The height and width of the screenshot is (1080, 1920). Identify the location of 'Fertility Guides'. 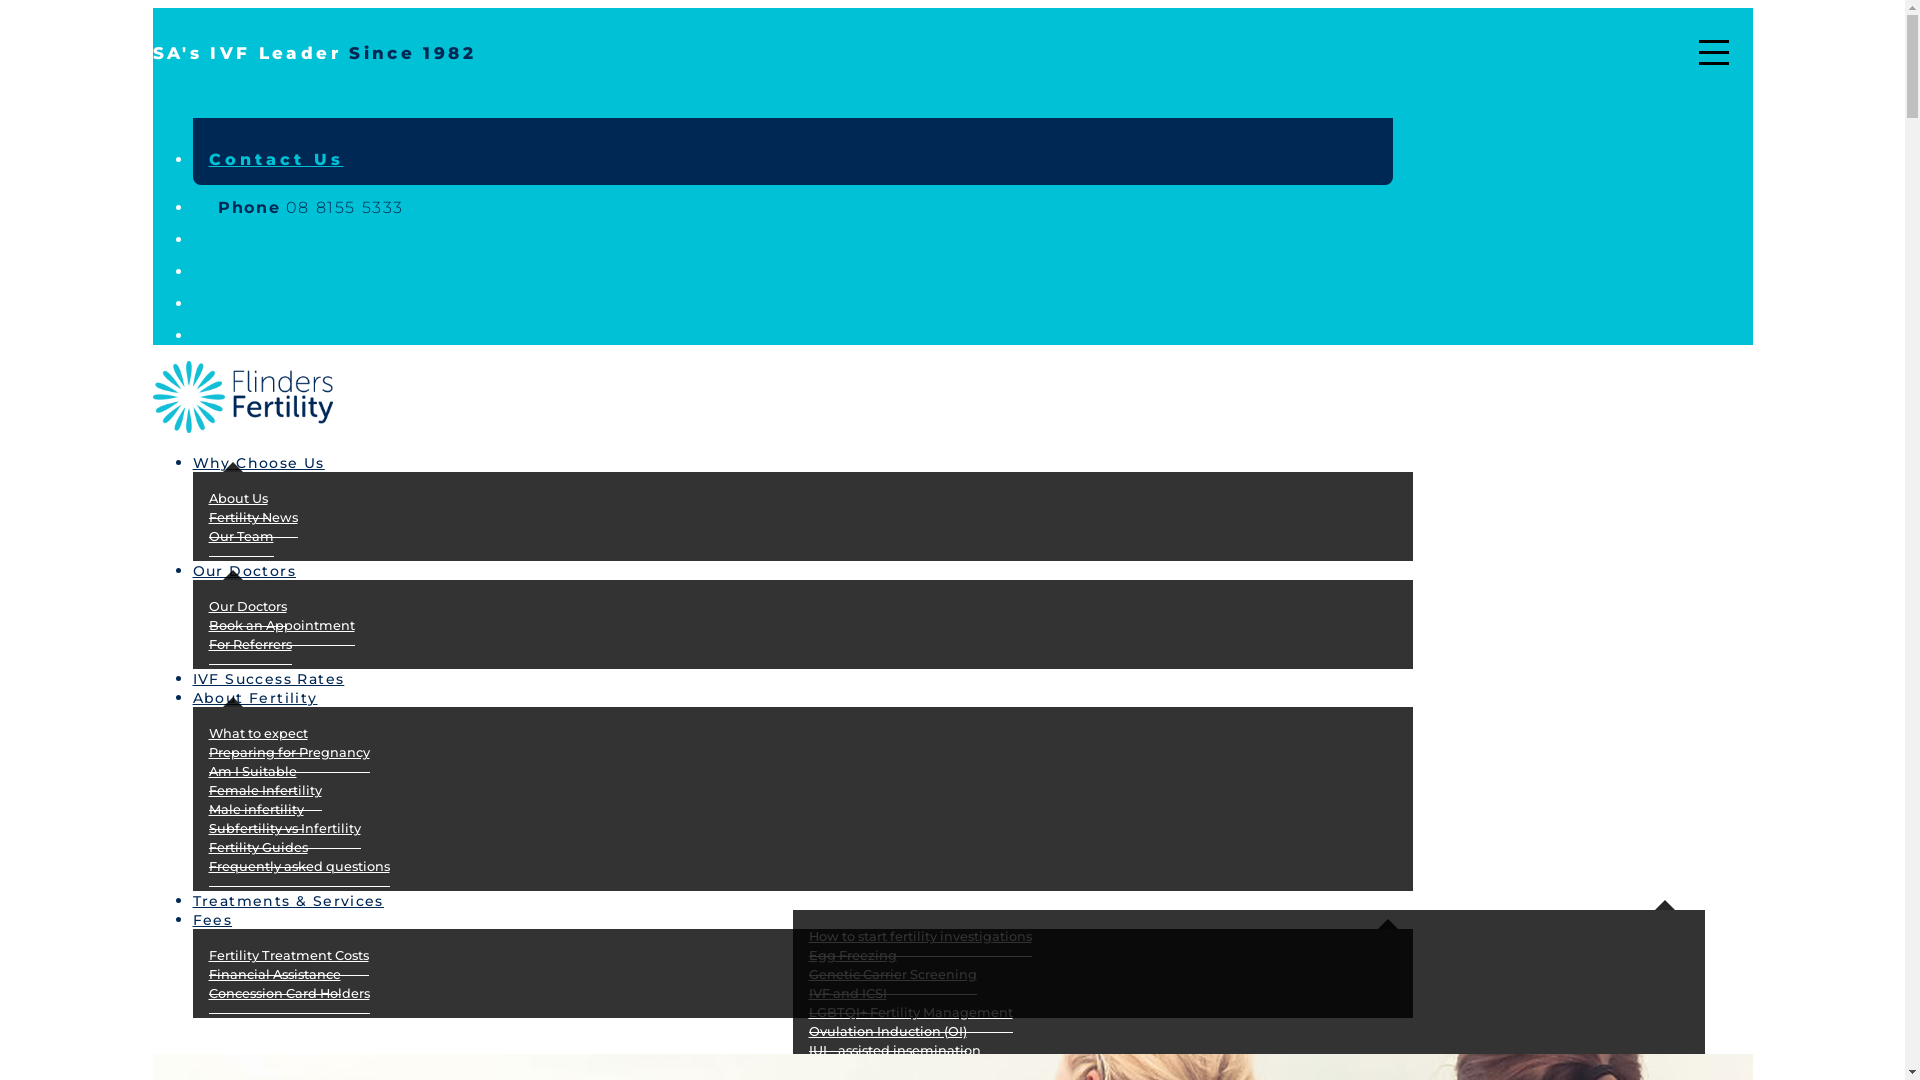
(256, 848).